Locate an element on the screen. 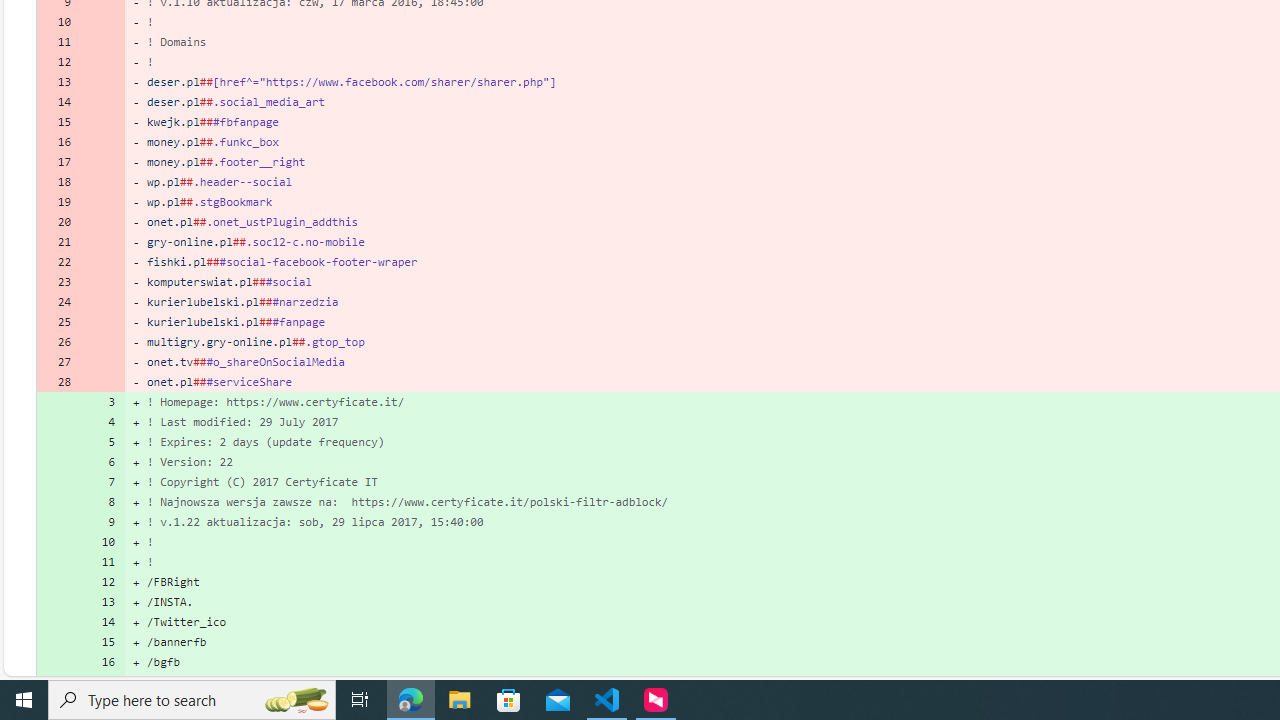 The height and width of the screenshot is (720, 1280). '23' is located at coordinates (58, 282).